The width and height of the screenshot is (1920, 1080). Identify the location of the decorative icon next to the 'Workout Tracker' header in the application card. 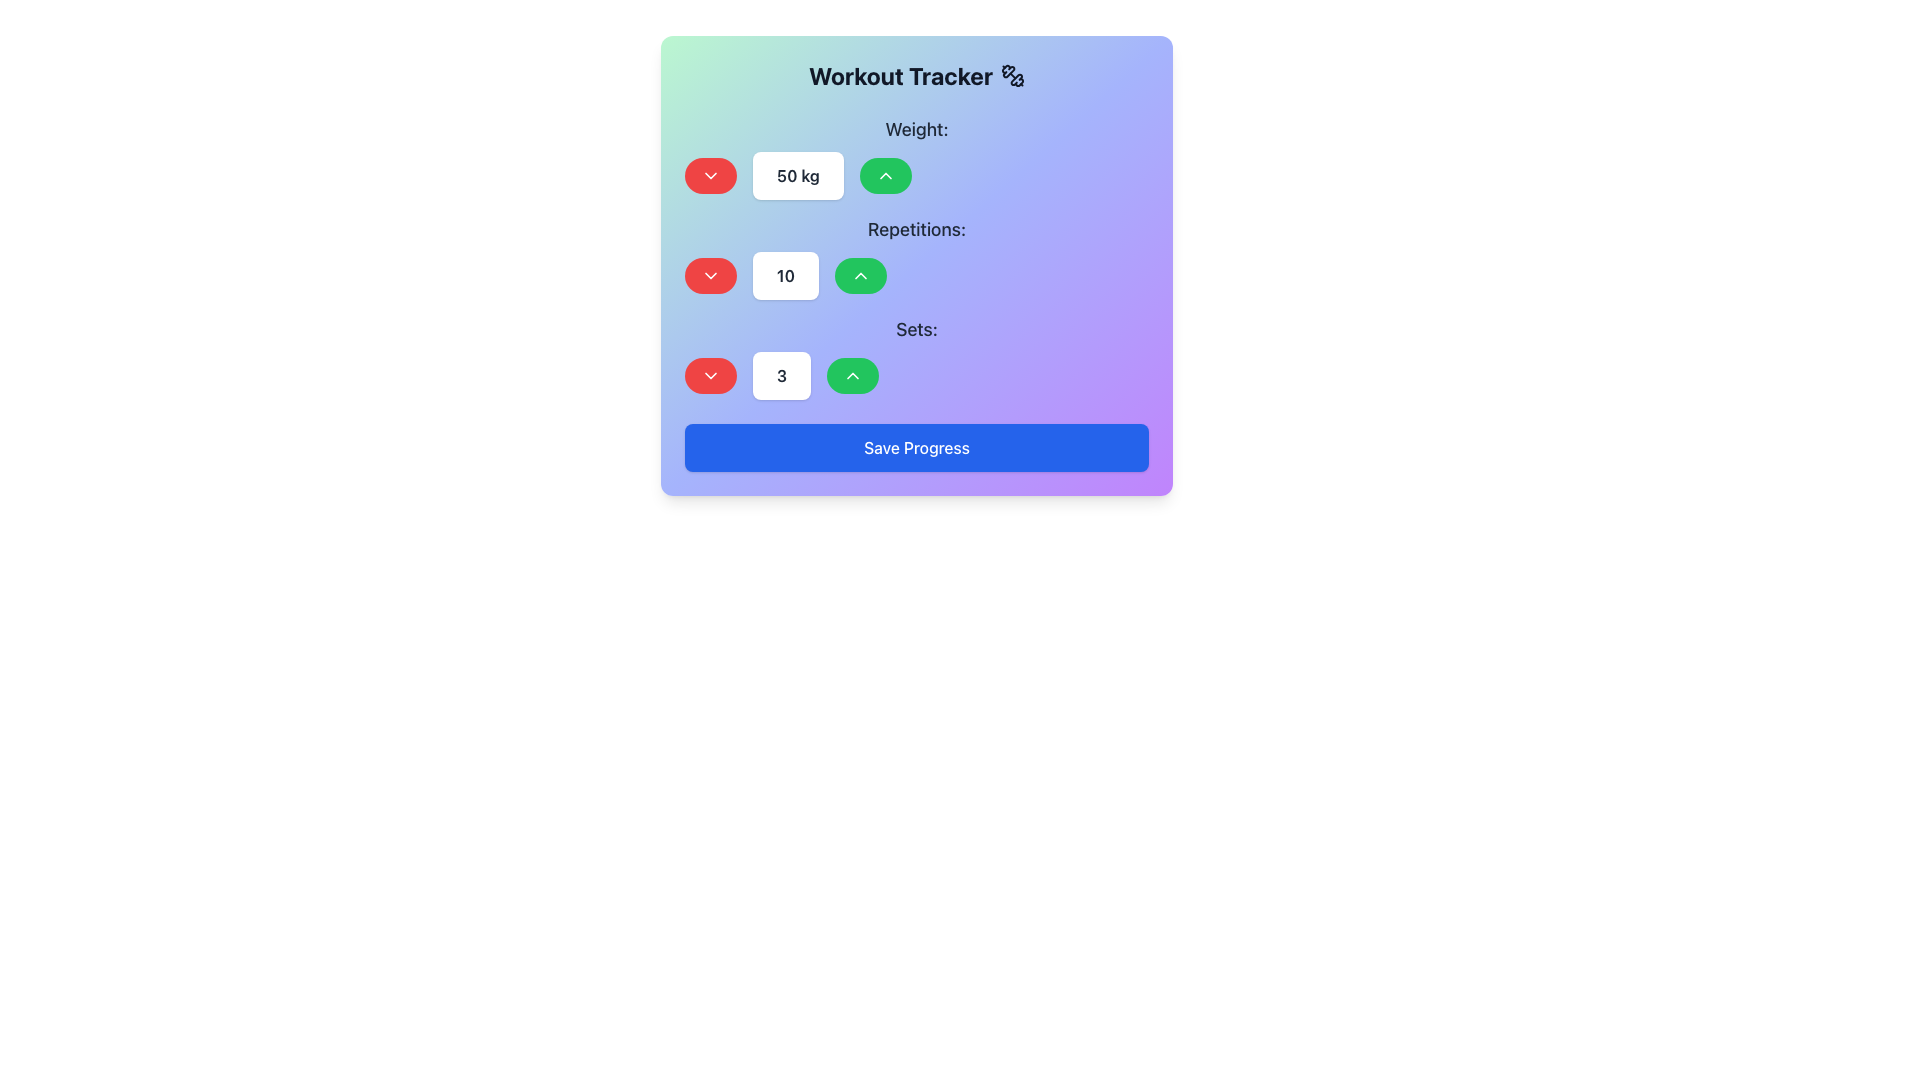
(1012, 75).